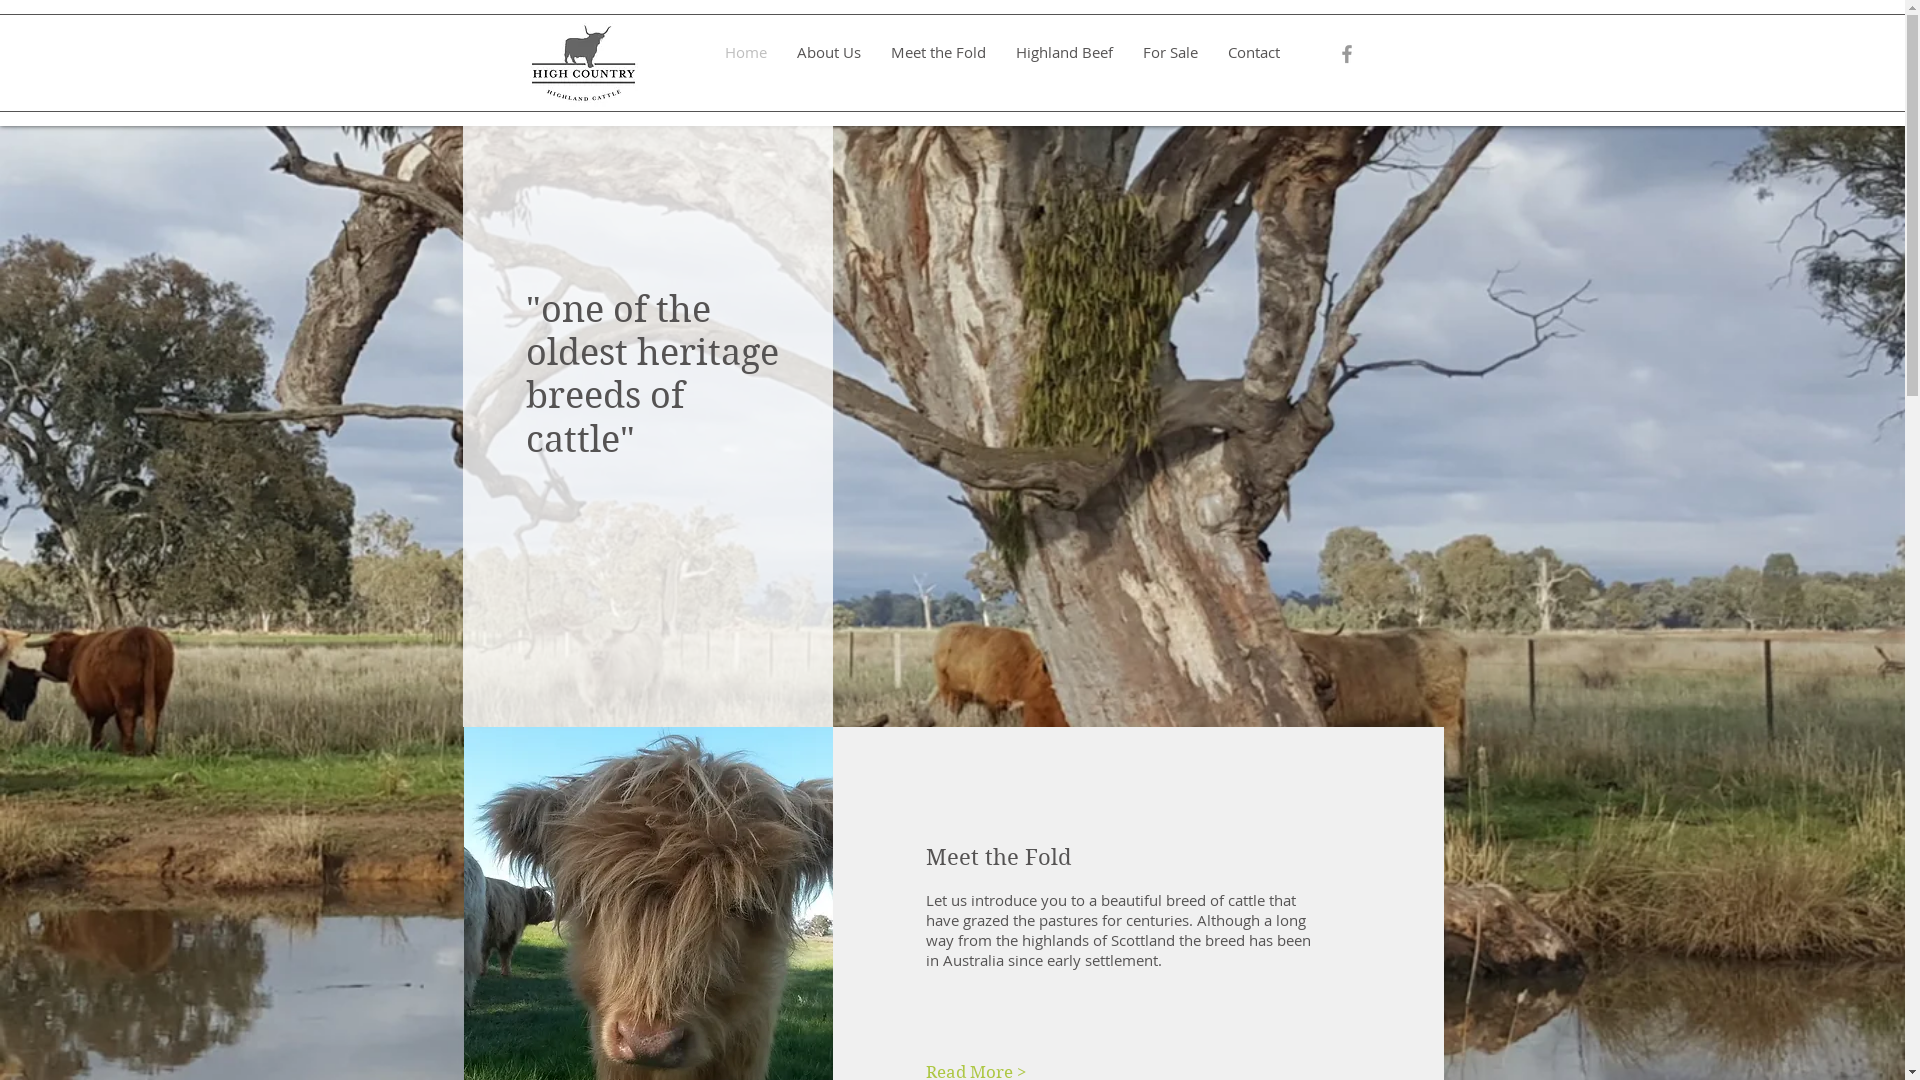 The width and height of the screenshot is (1920, 1080). I want to click on 'About Us', so click(829, 50).